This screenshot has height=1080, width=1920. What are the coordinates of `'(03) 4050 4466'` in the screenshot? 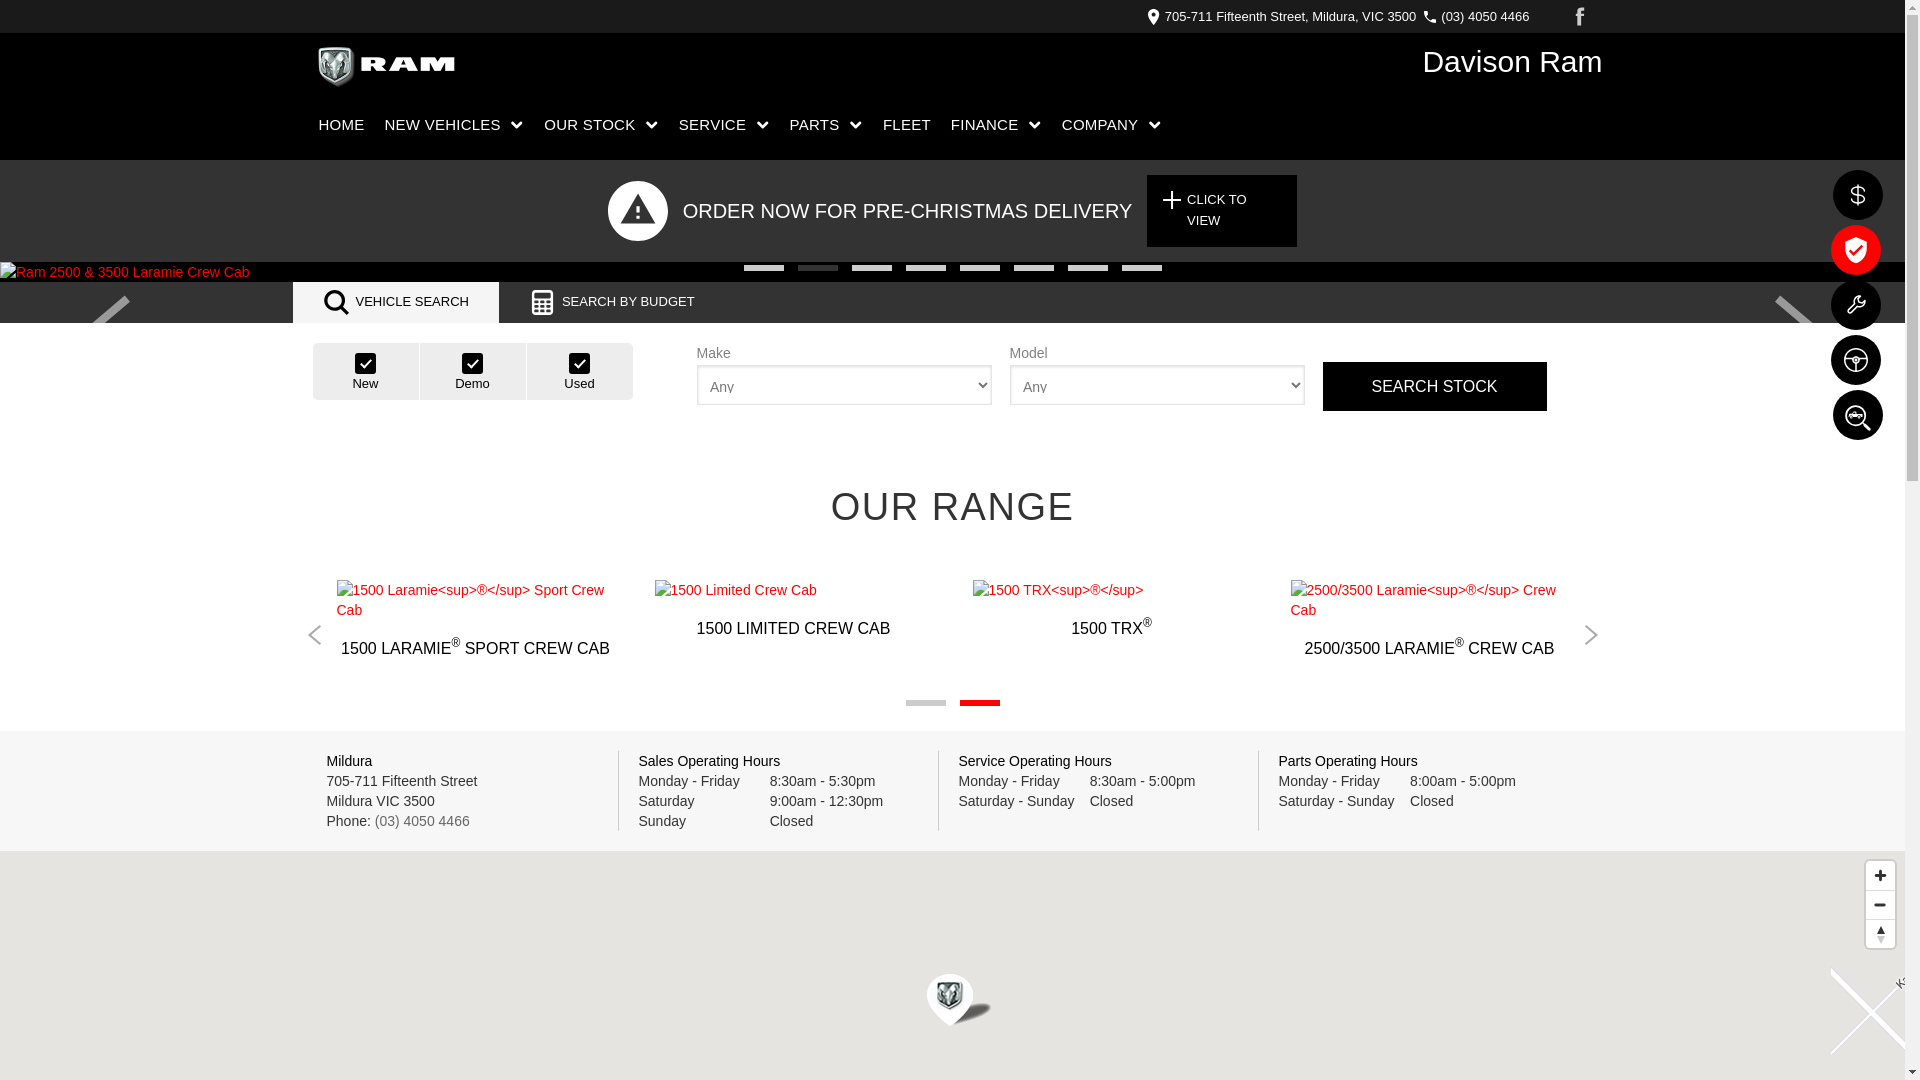 It's located at (1480, 16).